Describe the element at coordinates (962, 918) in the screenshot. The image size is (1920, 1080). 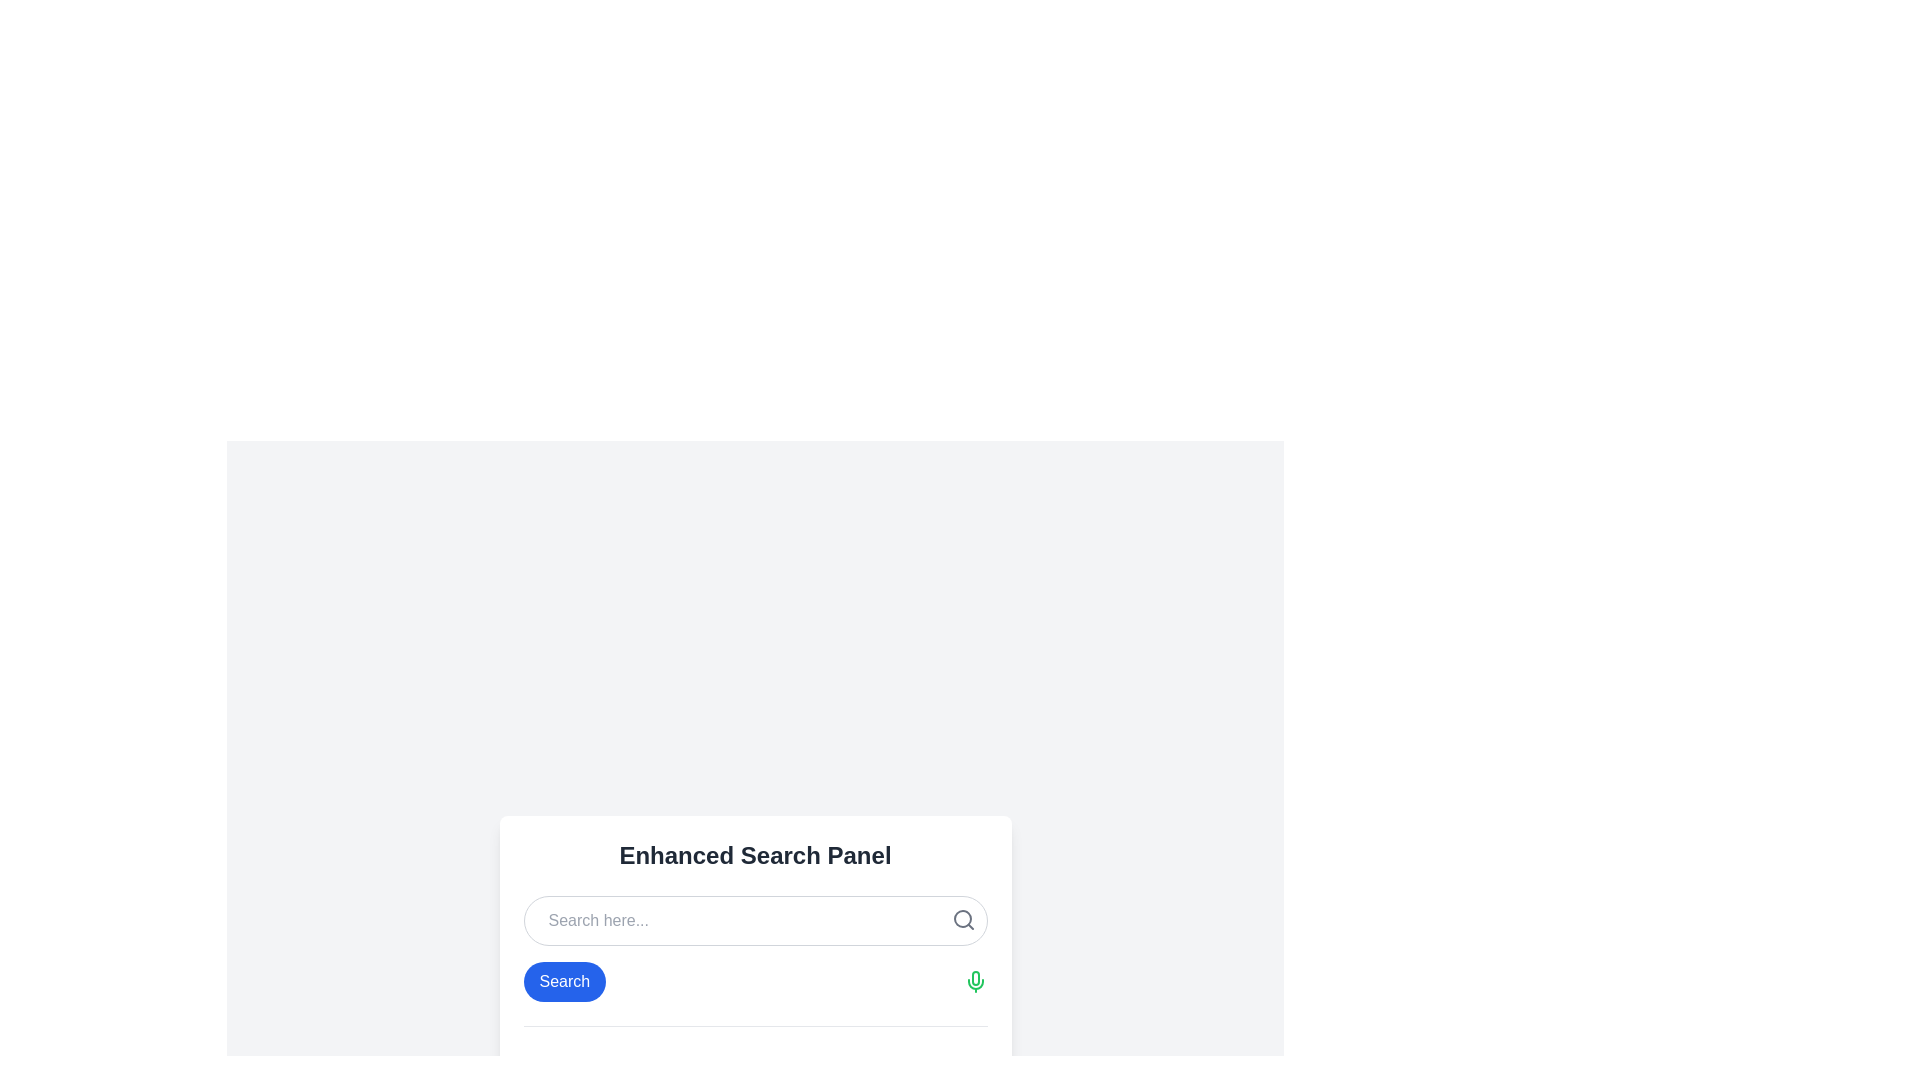
I see `the lens part of the magnifying glass icon located inside the search bar at the top of the search panel` at that location.